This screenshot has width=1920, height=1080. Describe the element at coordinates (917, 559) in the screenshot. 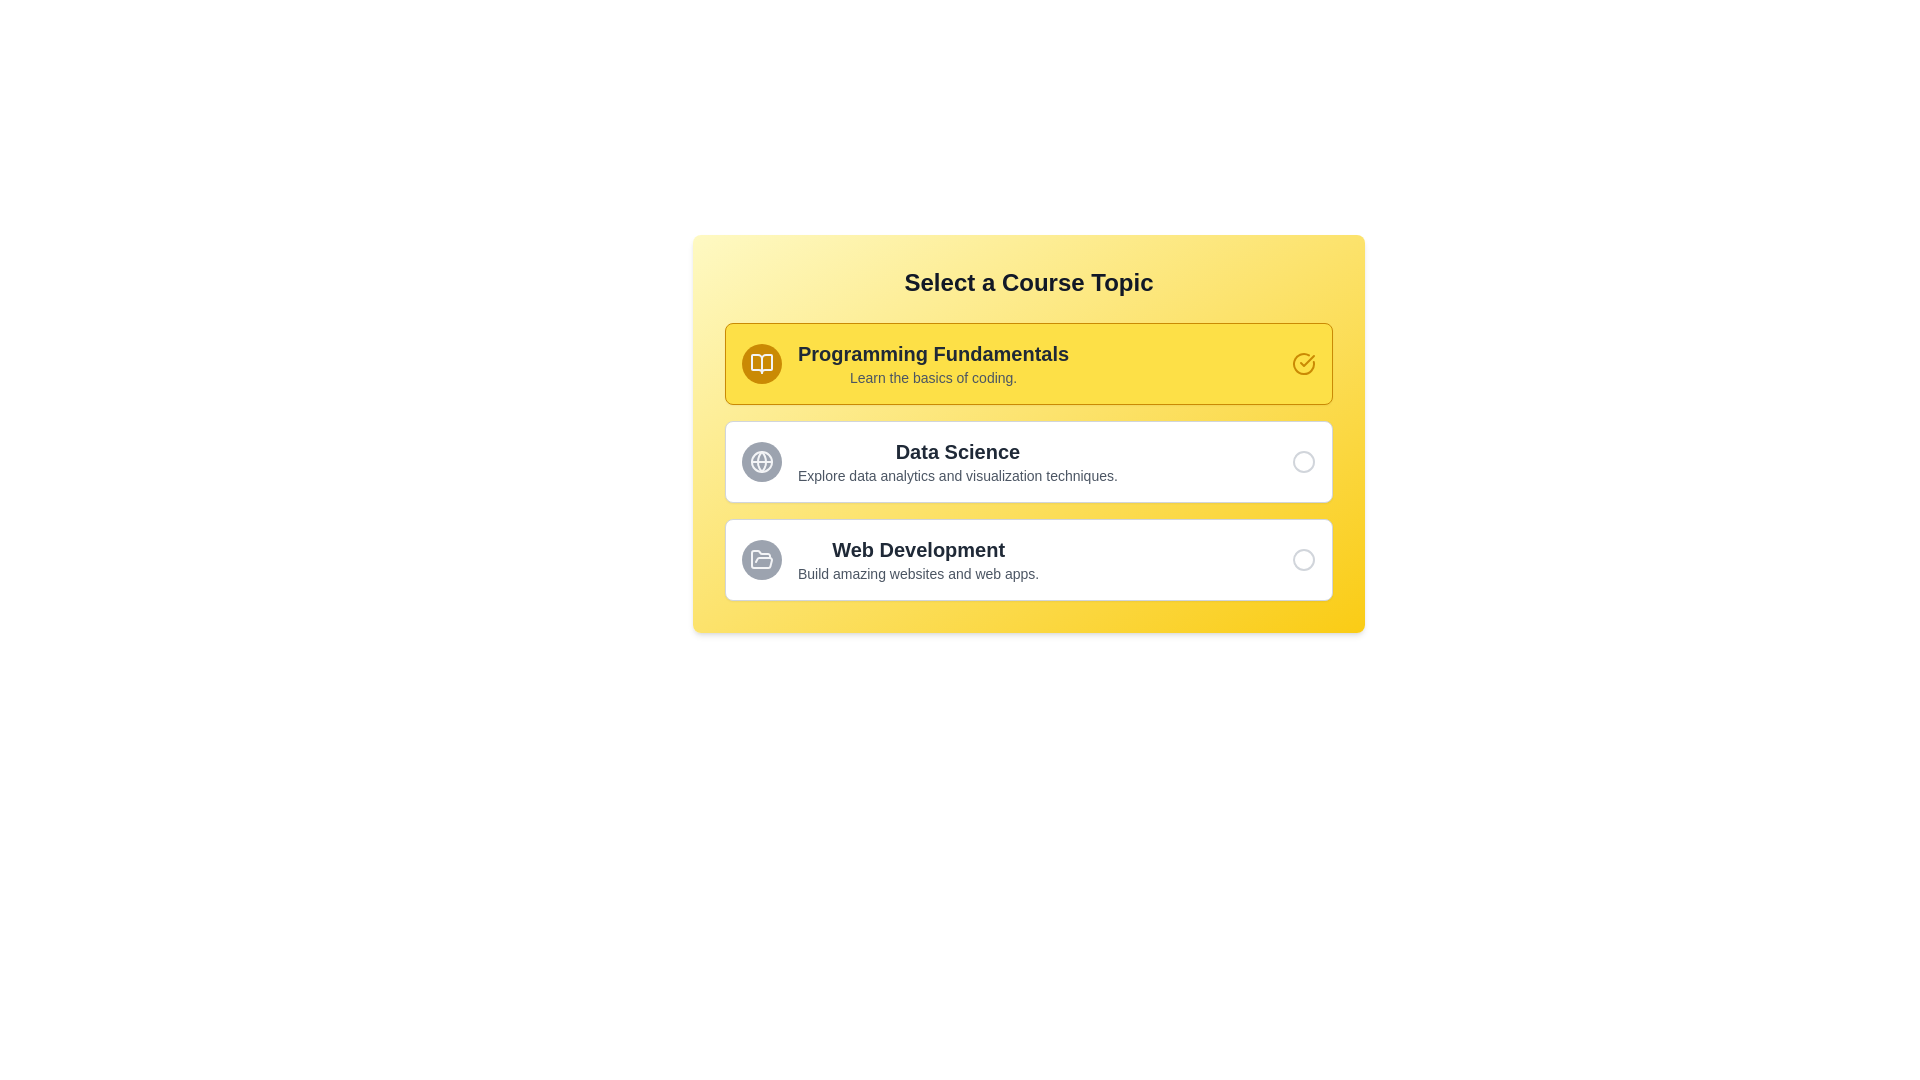

I see `the text block that displays 'Web Development'` at that location.